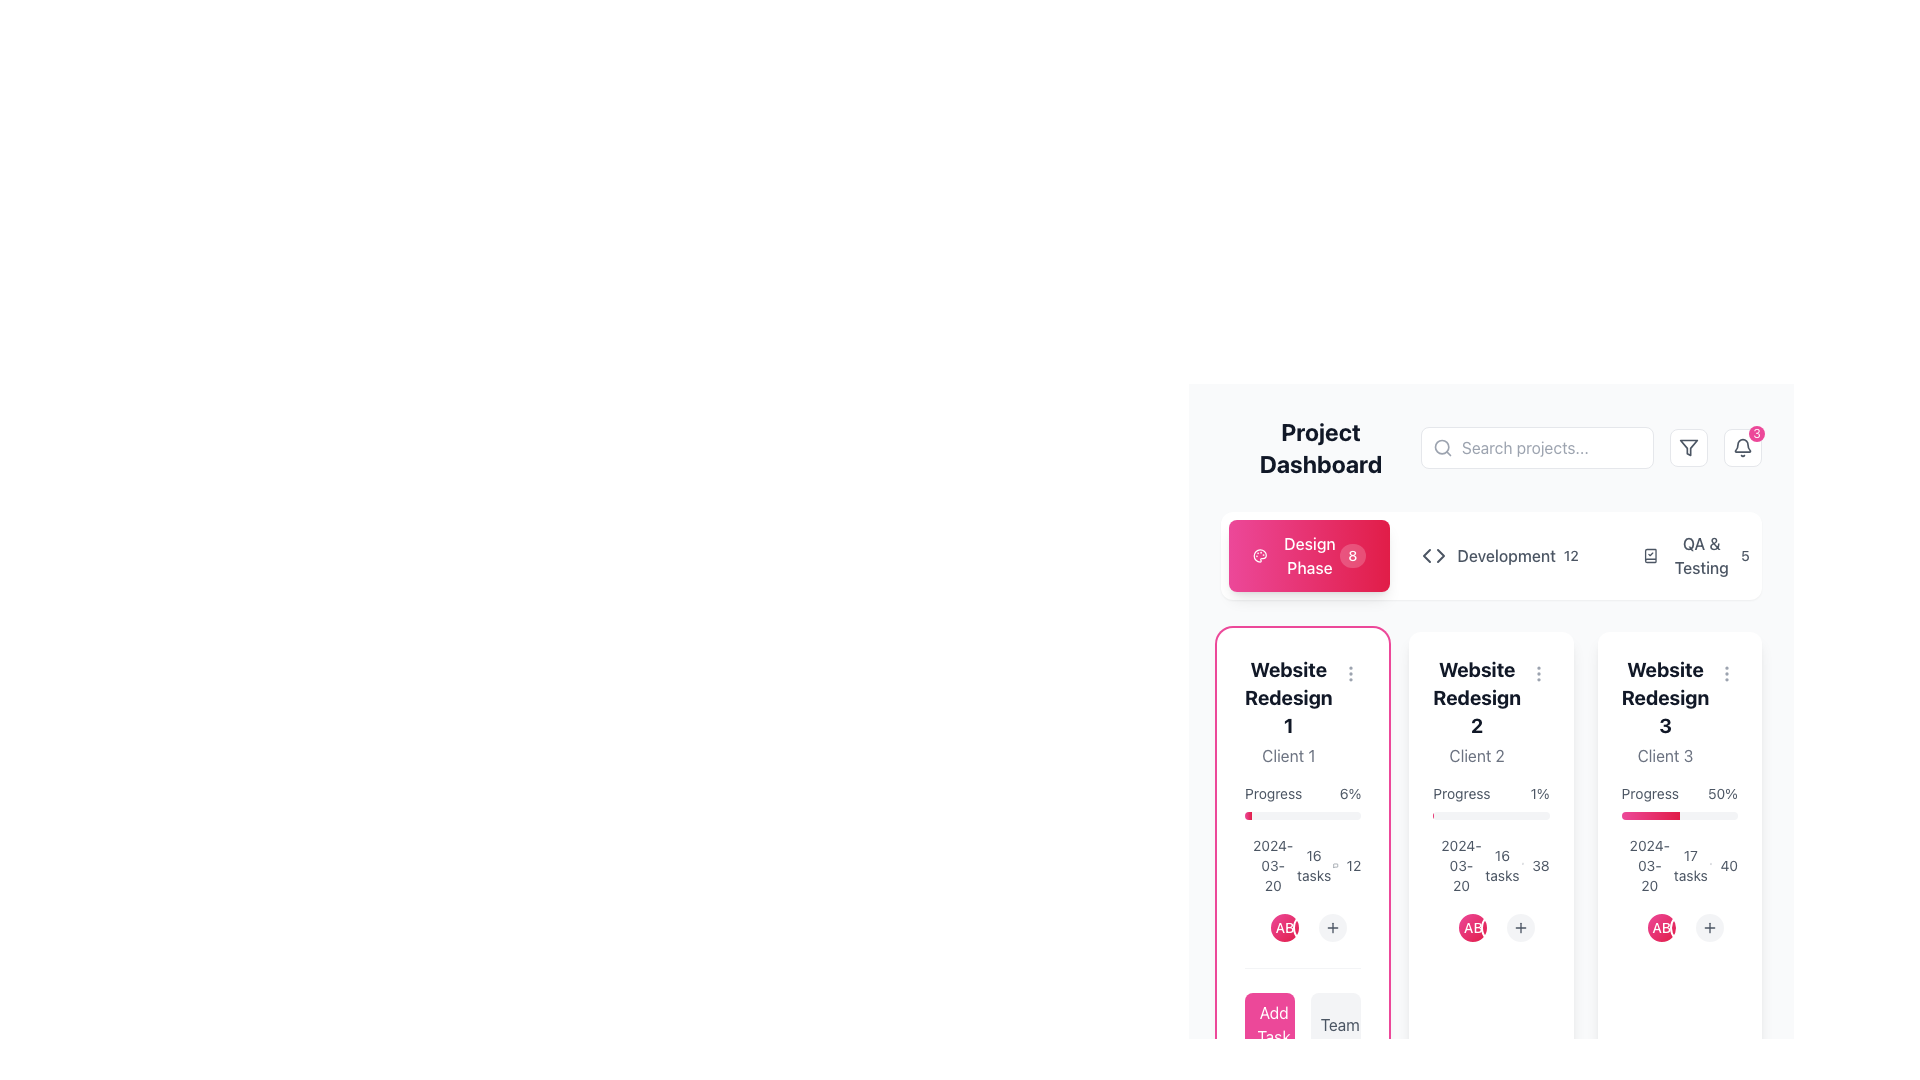  I want to click on the button with an icon that serves as a menu trigger for additional options related to 'Website Redesign 1', so click(1350, 674).